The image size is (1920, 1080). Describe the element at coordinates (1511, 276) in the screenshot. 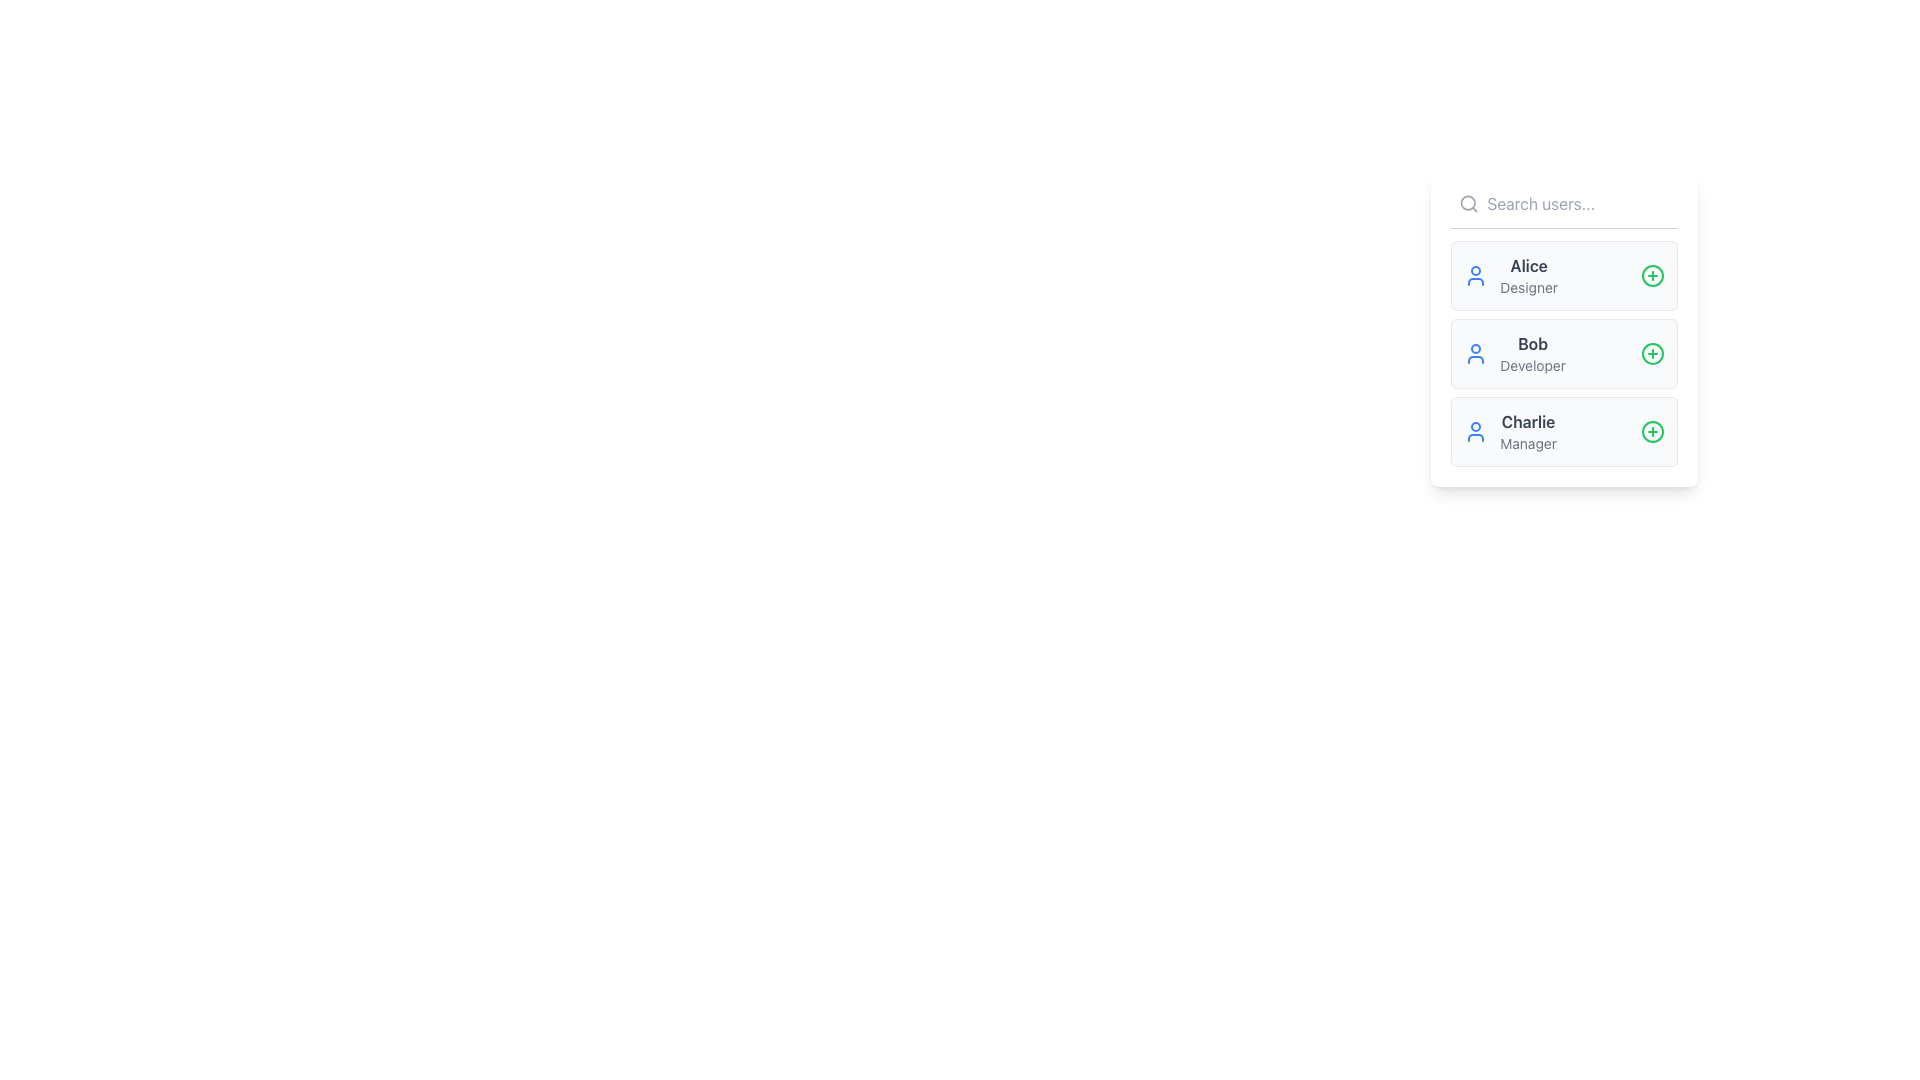

I see `the displayed name 'Alice' and role 'Designer' in the first user profile entry of the list, located below the search bar` at that location.